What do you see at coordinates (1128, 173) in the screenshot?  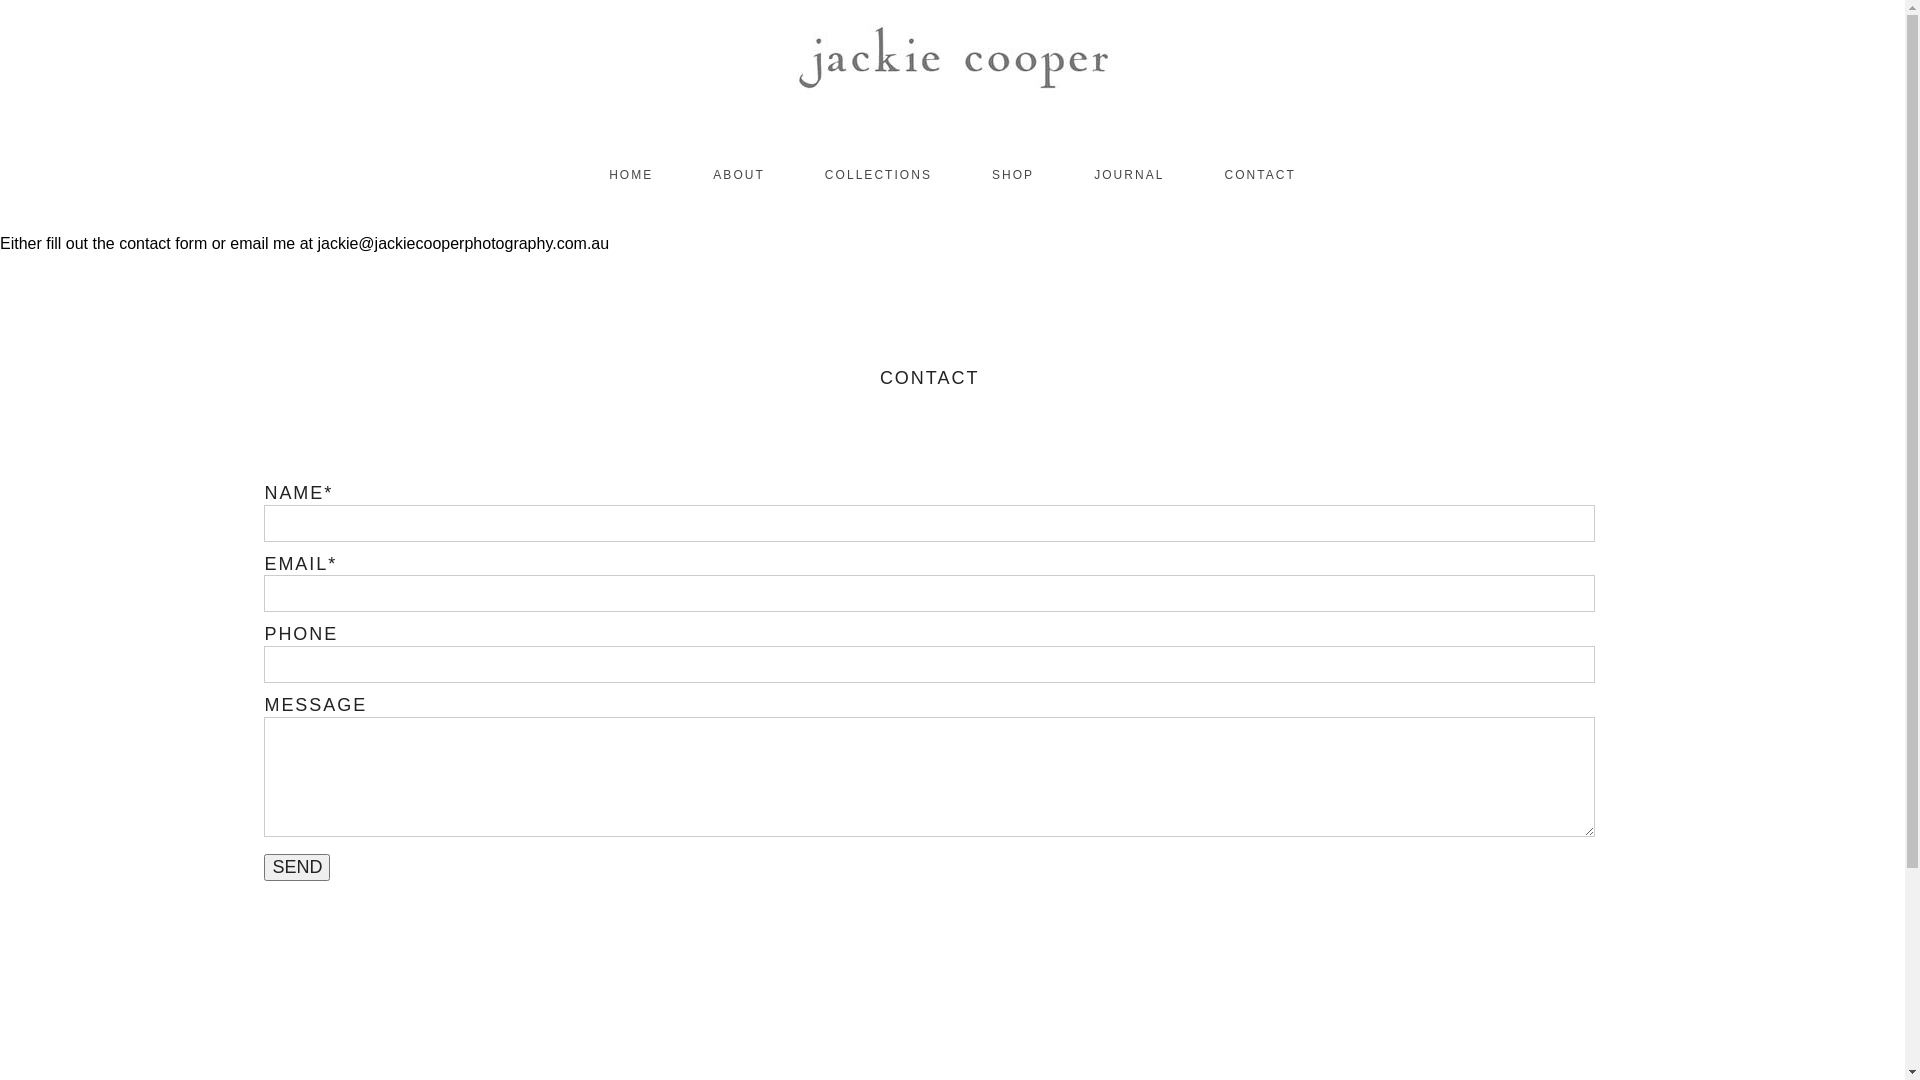 I see `'JOURNAL'` at bounding box center [1128, 173].